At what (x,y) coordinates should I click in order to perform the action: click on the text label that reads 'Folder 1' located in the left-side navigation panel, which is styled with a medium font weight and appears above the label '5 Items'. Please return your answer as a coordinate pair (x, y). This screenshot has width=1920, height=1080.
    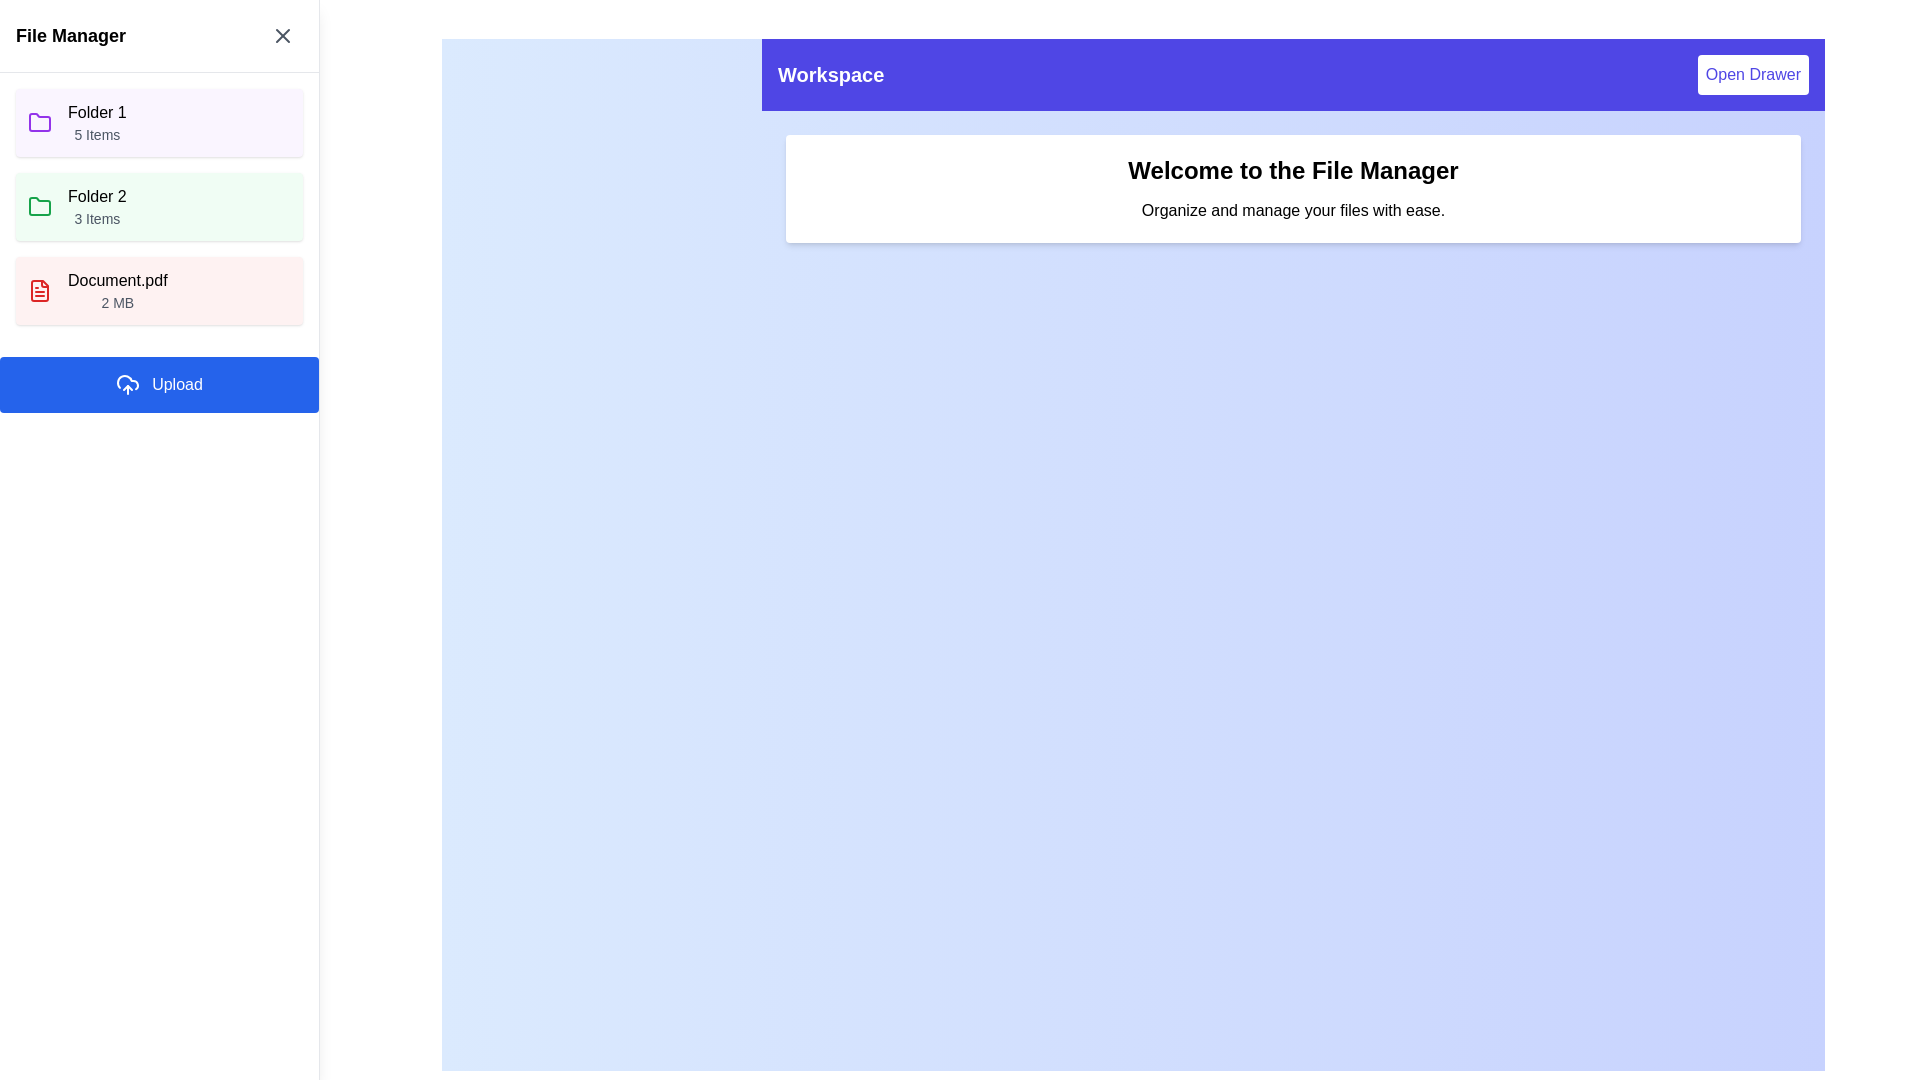
    Looking at the image, I should click on (96, 112).